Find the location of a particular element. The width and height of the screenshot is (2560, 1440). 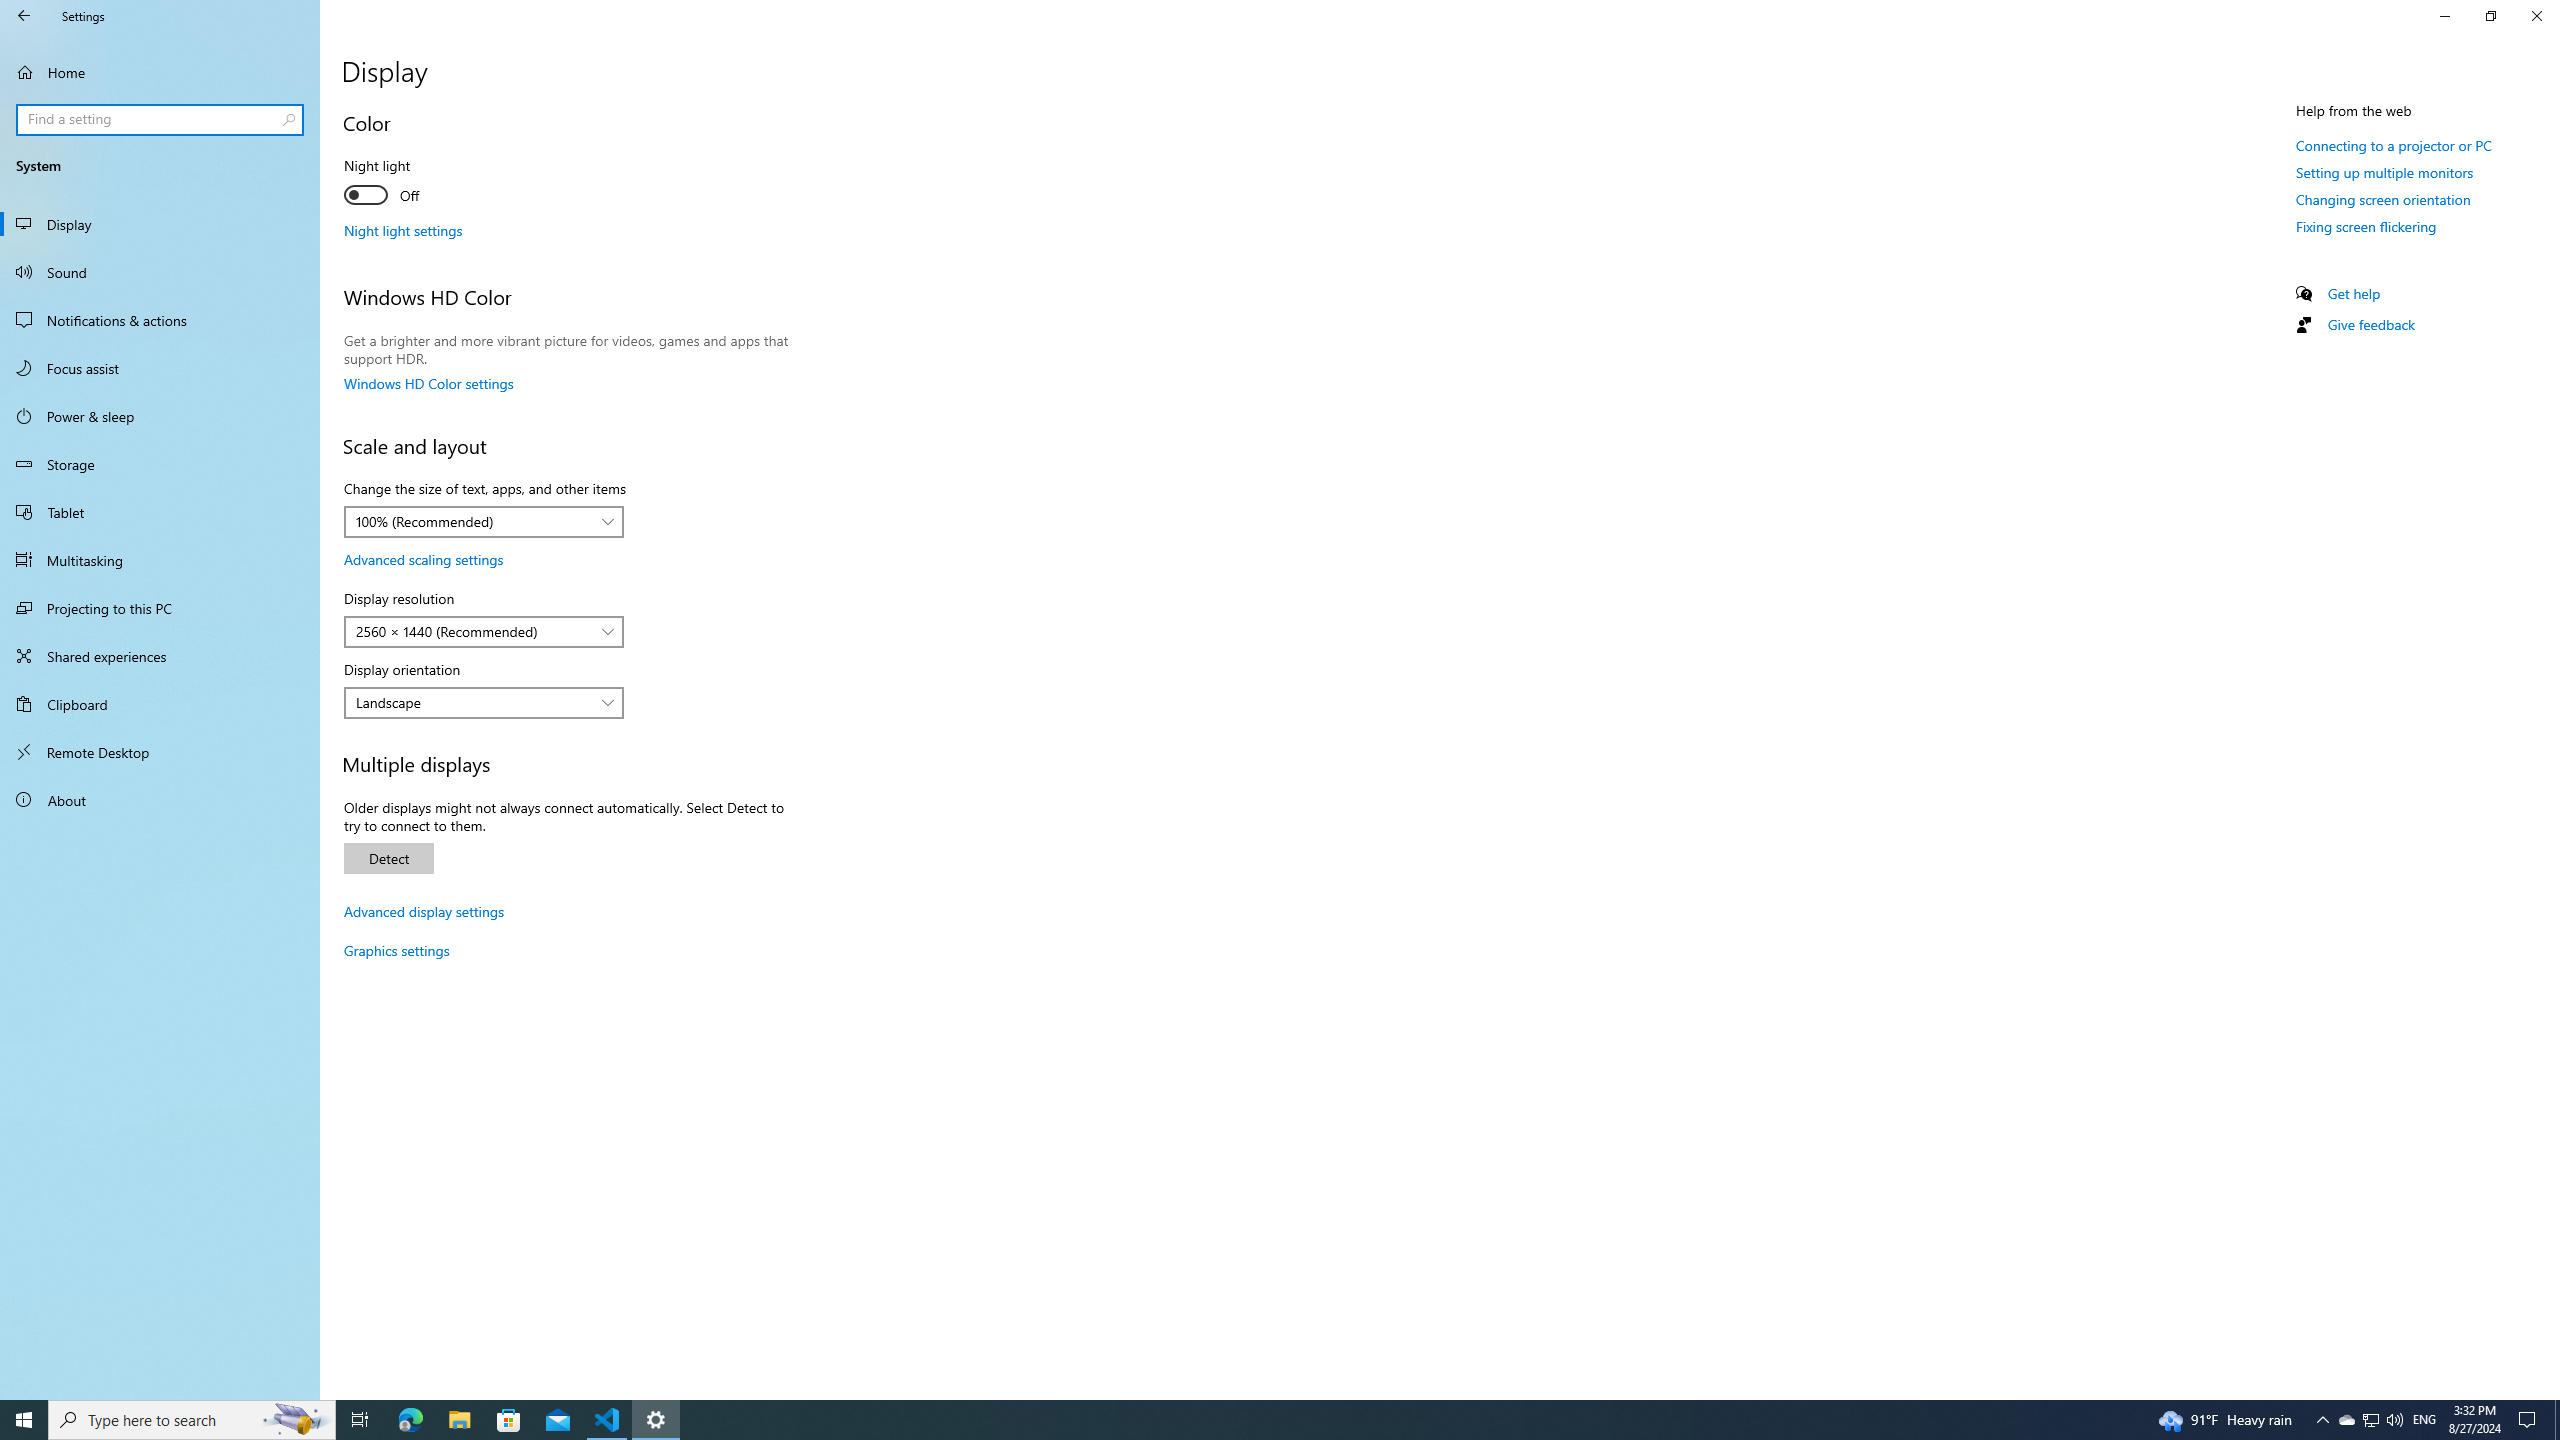

'Remote Desktop' is located at coordinates (159, 751).